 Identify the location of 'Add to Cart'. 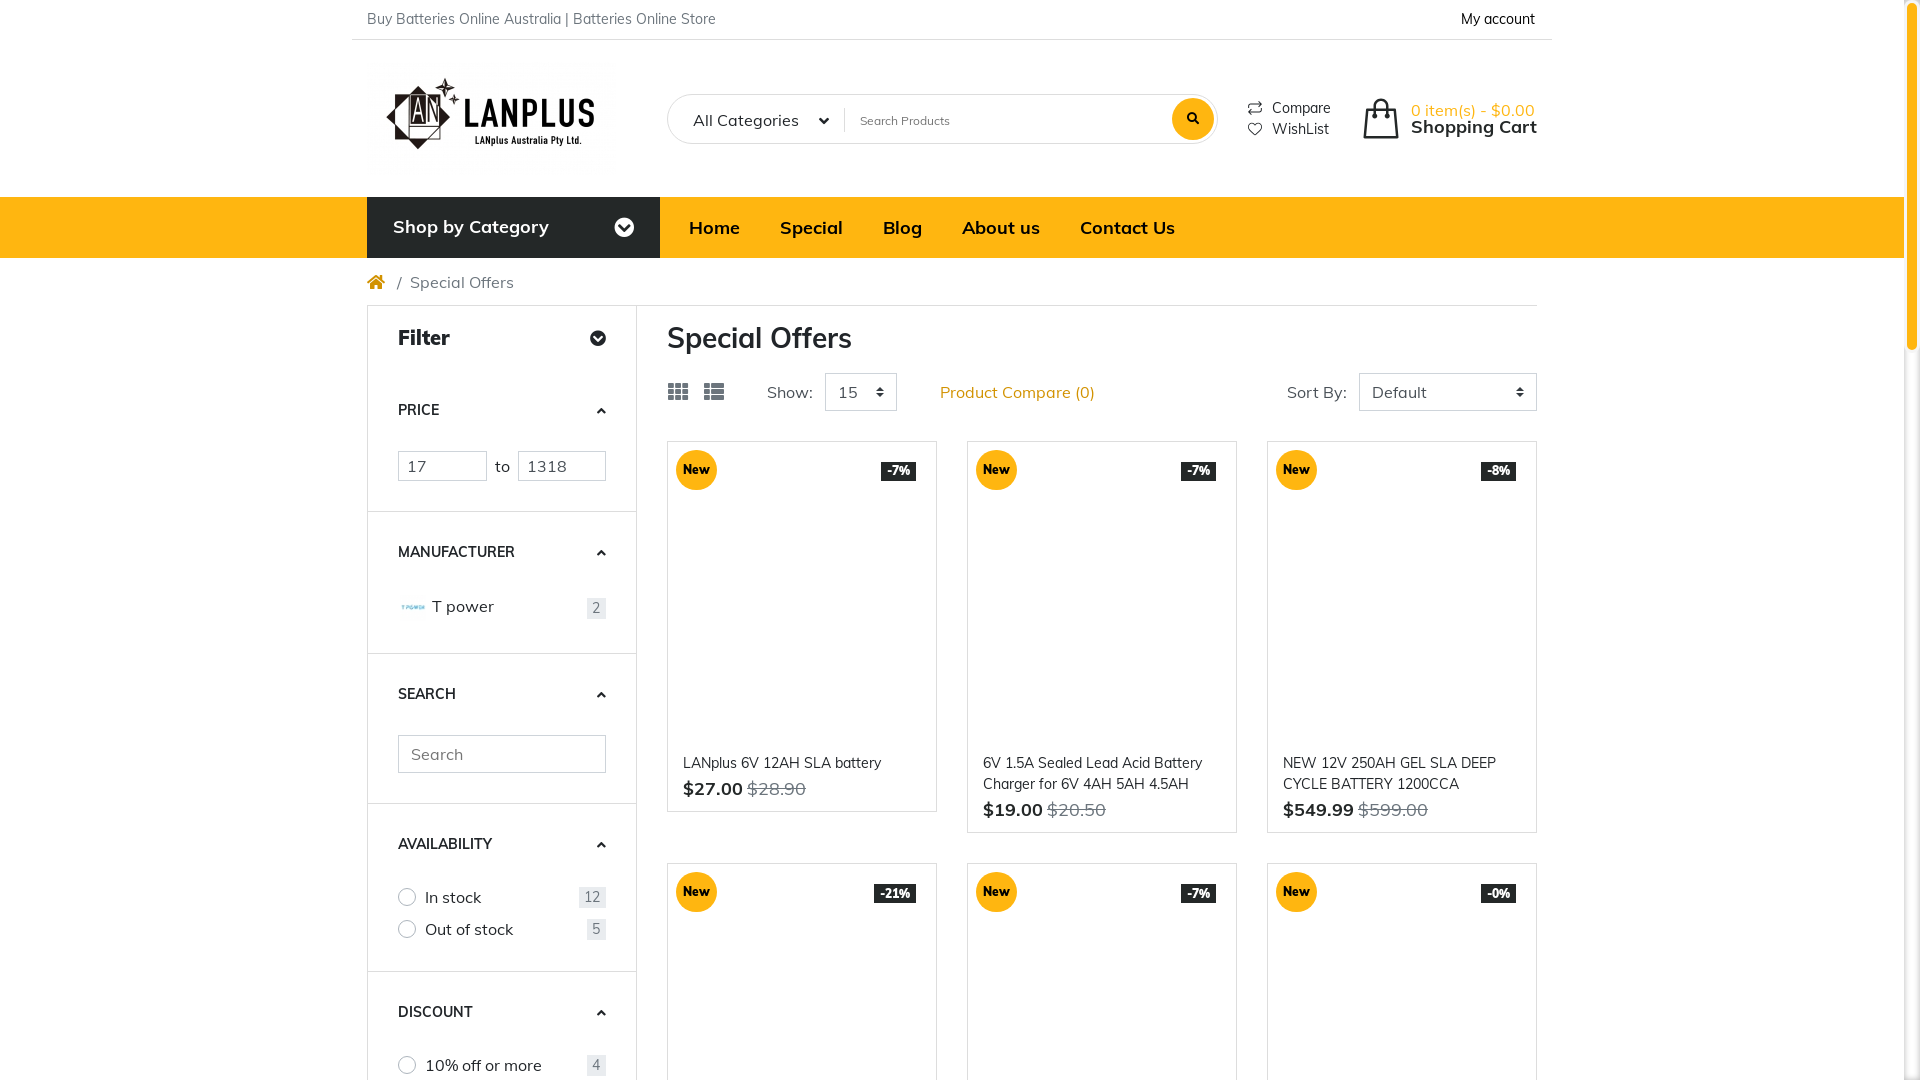
(1338, 422).